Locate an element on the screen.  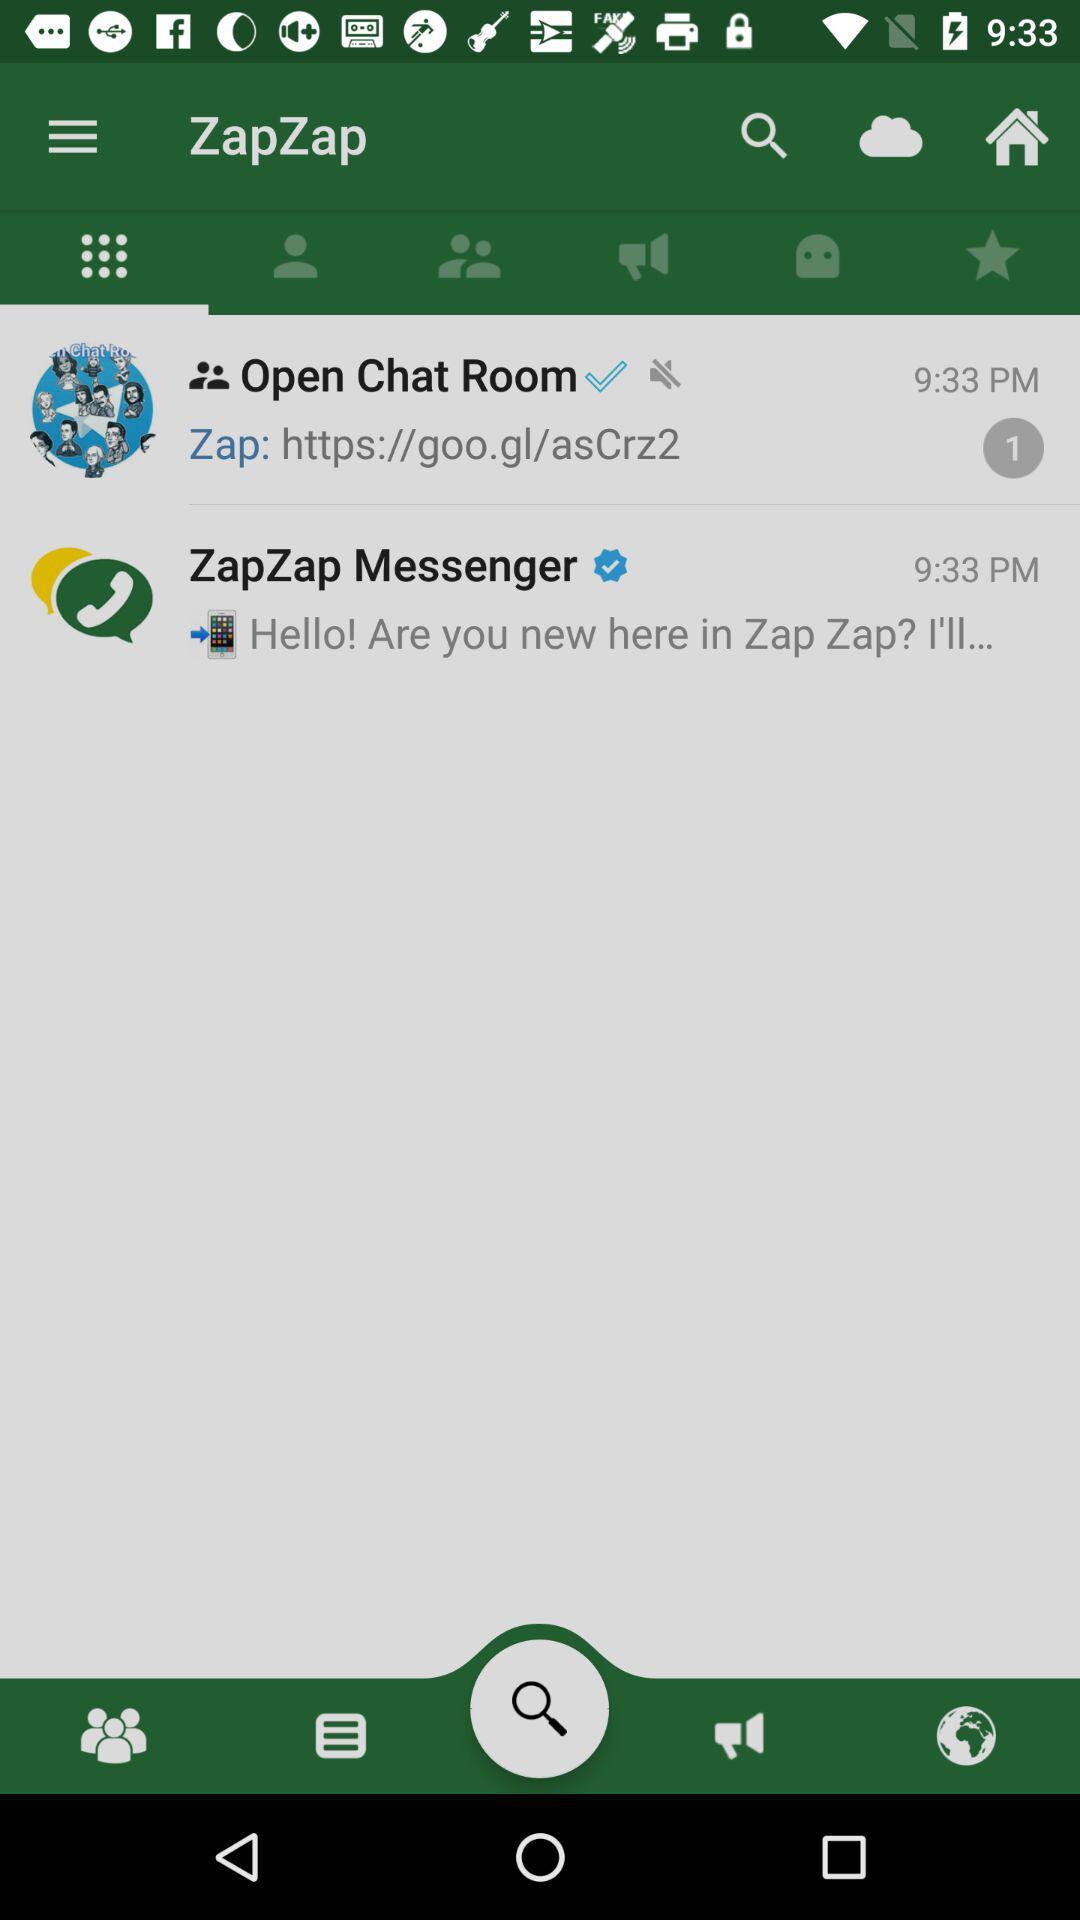
the search icon is located at coordinates (538, 1707).